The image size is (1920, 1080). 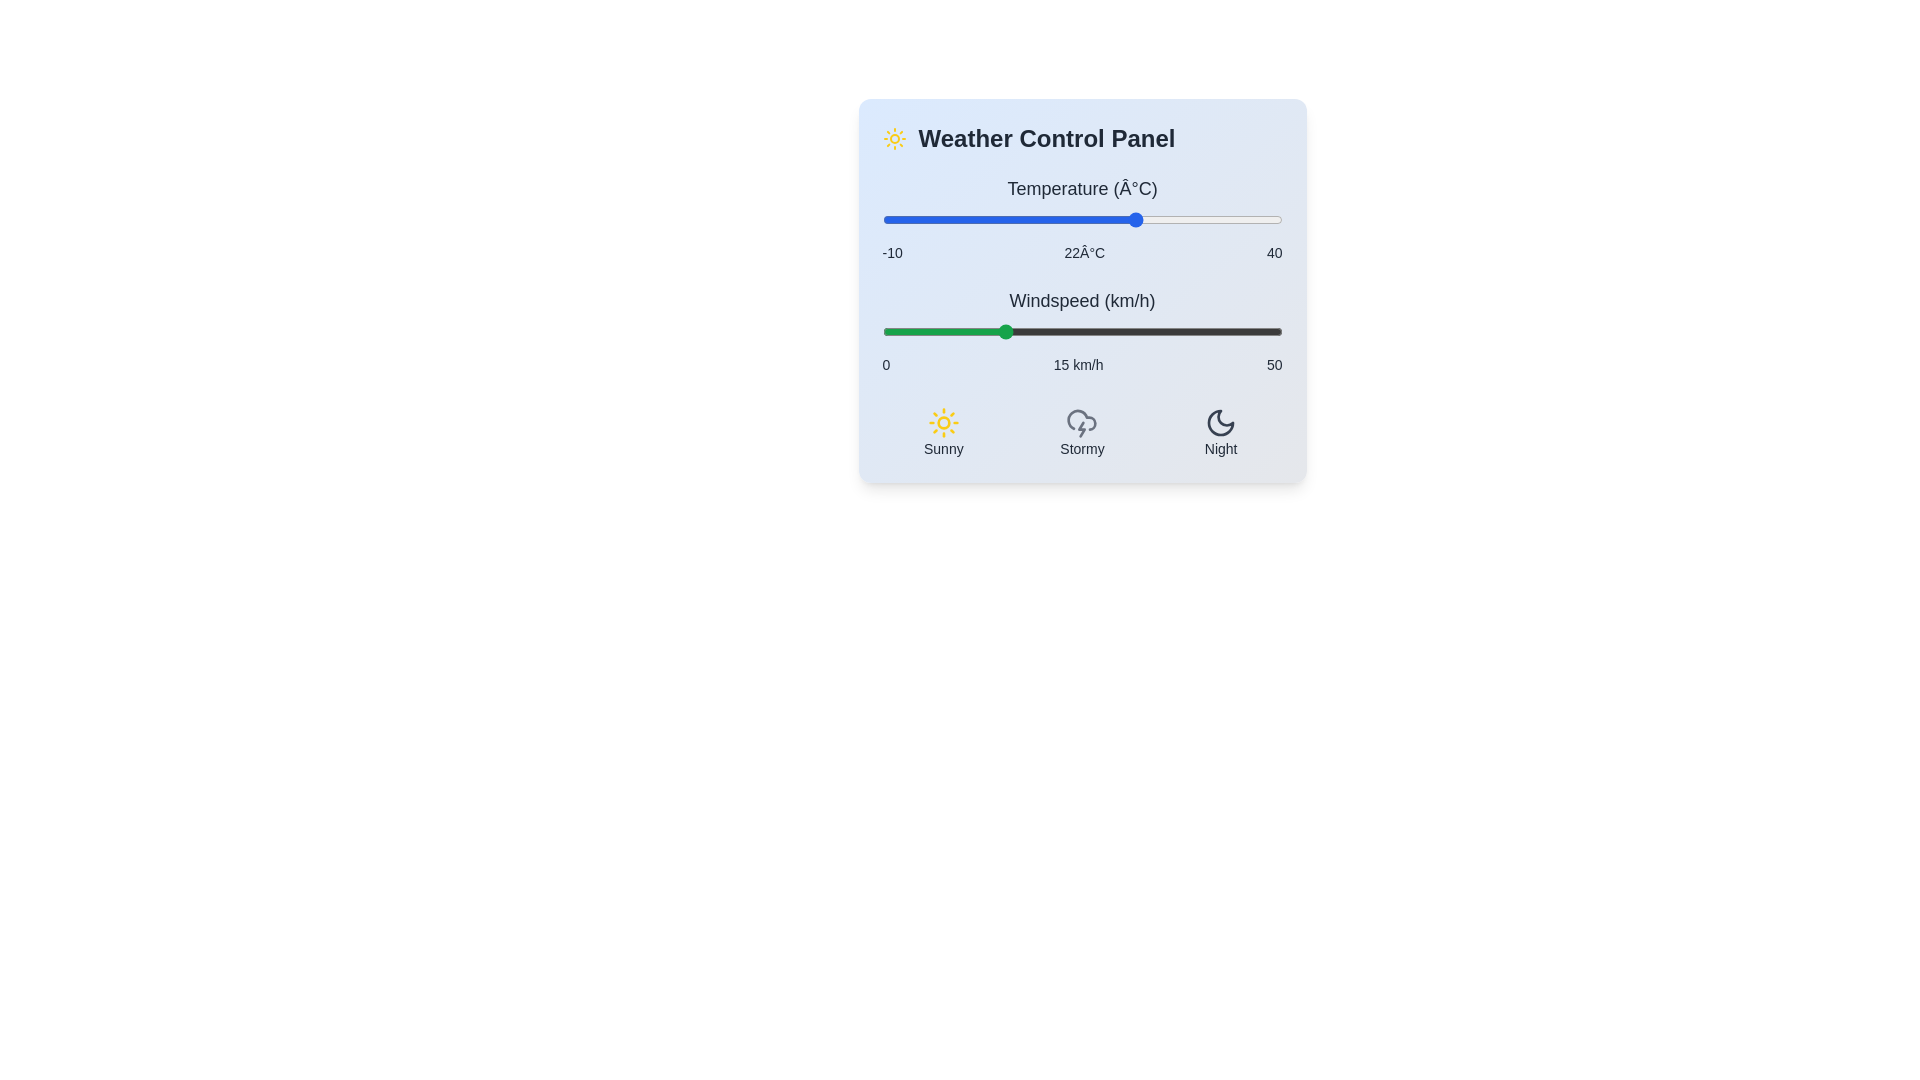 I want to click on text label that describes the 'Stormy' weather condition, which is centrally aligned beneath the cloud-lightning icon in the weather control interface, so click(x=1081, y=447).